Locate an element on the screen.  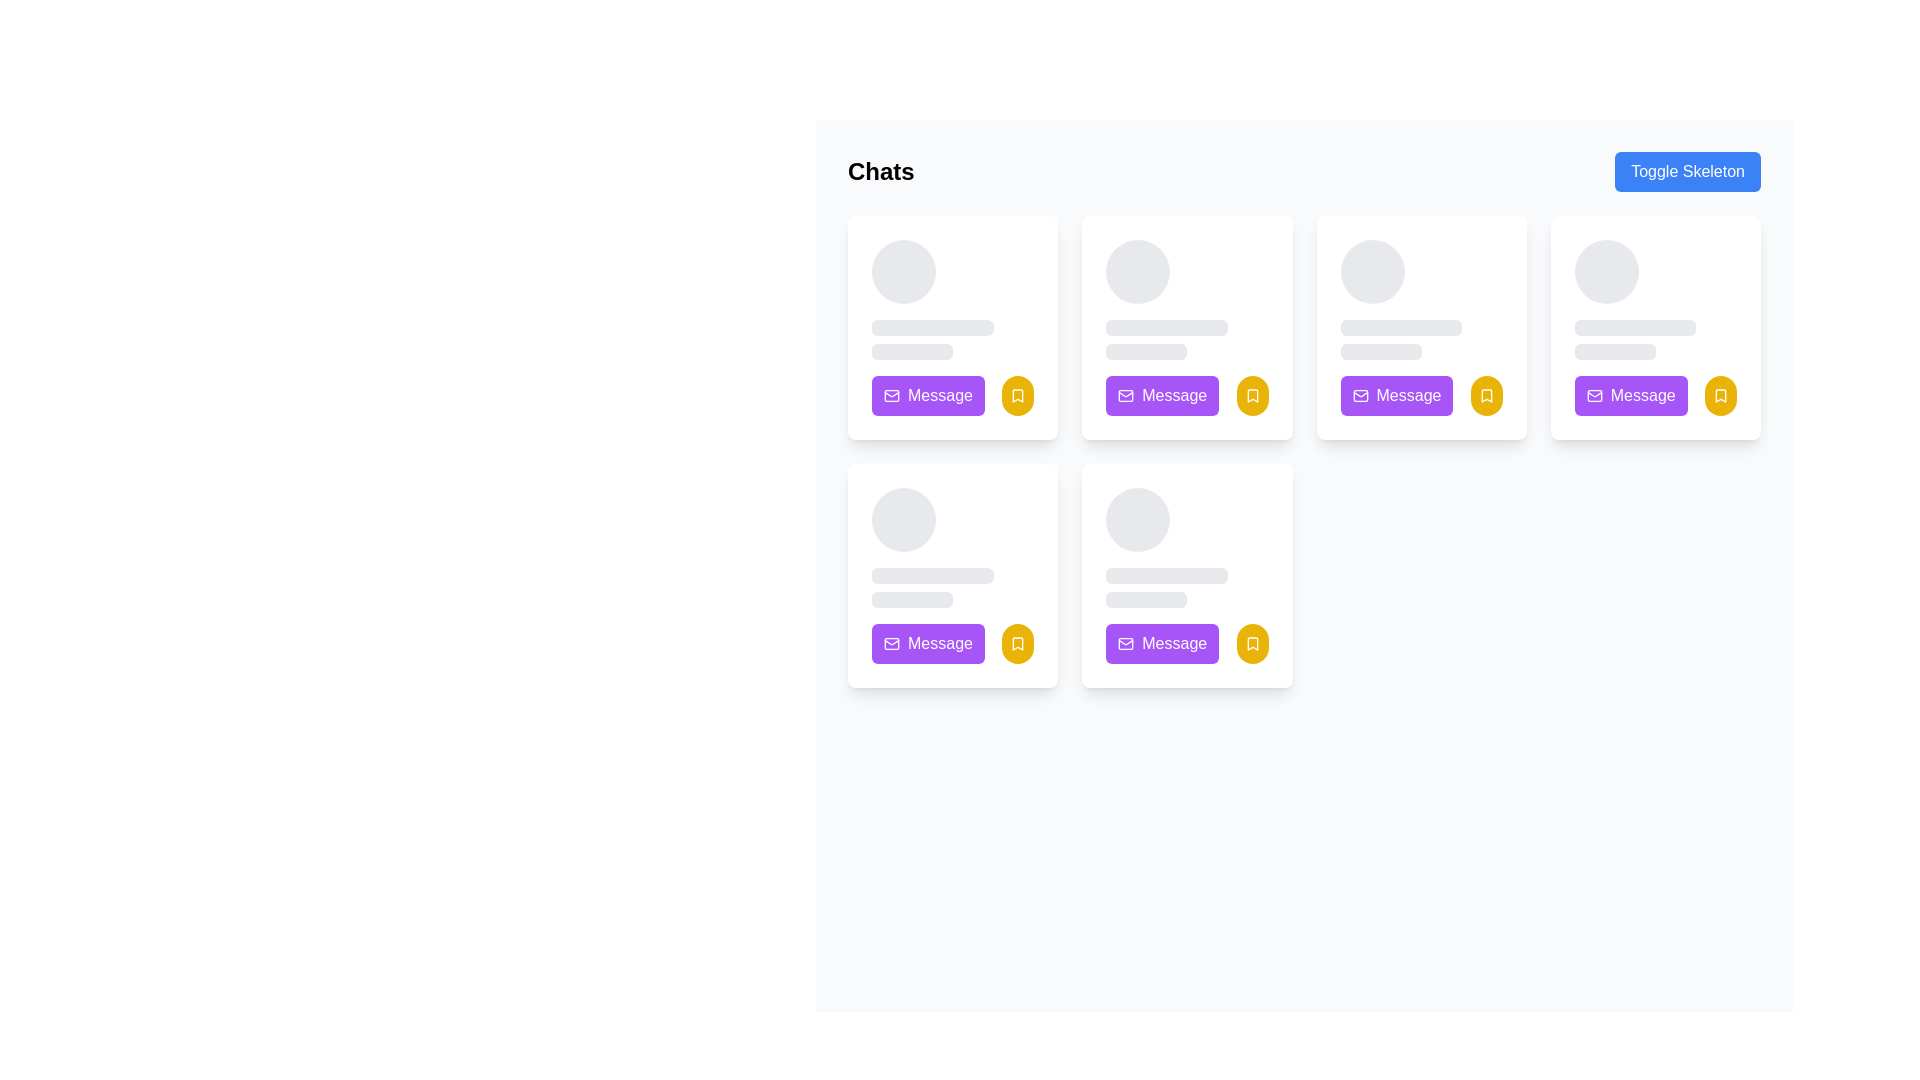
the button with a purple background and white text reading 'Message' is located at coordinates (952, 644).